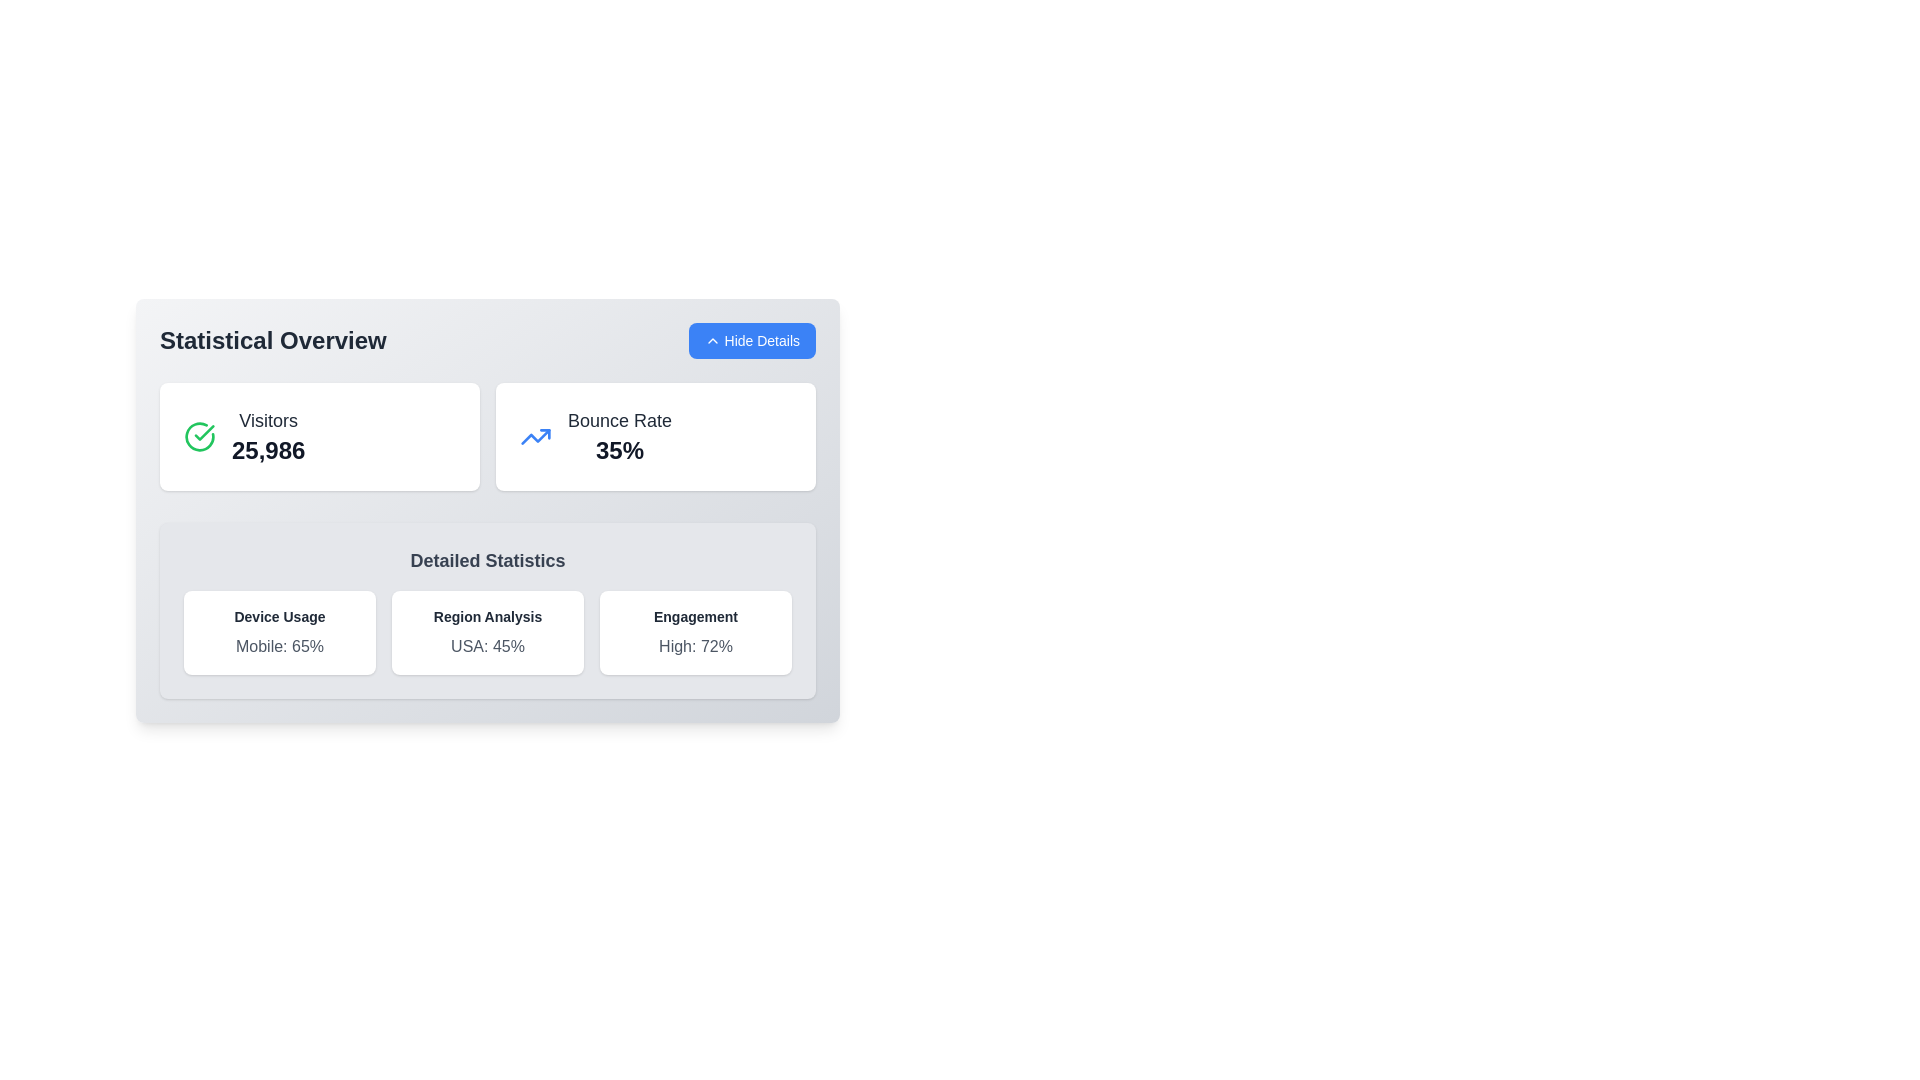 This screenshot has width=1920, height=1080. I want to click on the icon located at the left side of the 'Hide Details' button in the top-right corner of the visible card, so click(712, 339).